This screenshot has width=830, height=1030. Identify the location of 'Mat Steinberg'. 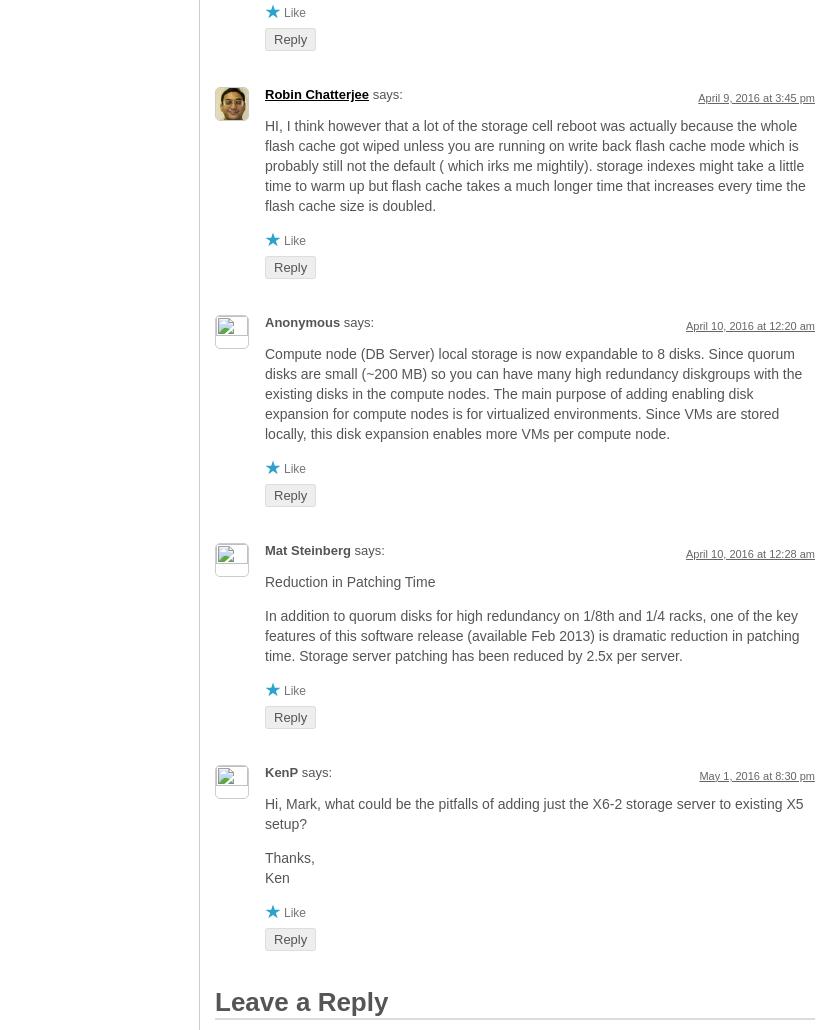
(306, 549).